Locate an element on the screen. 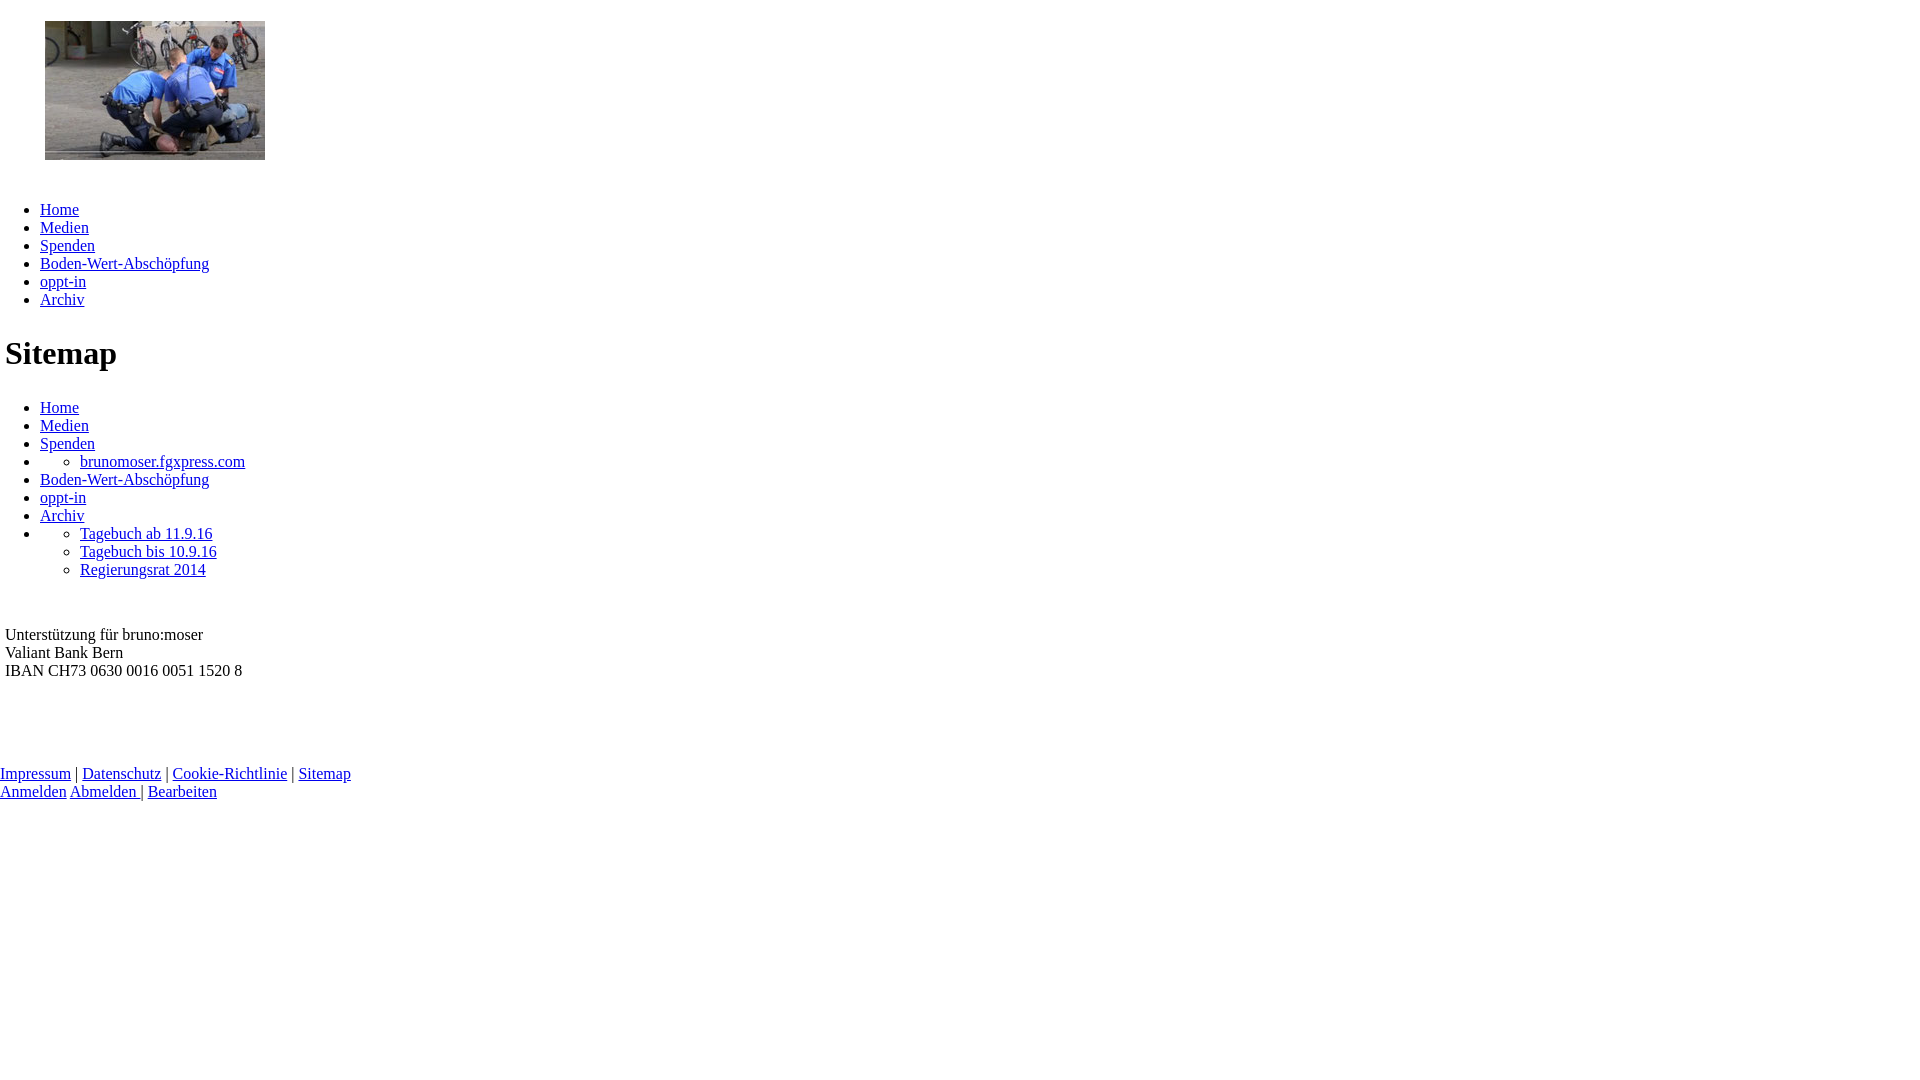 This screenshot has height=1080, width=1920. 'Datenschutz' is located at coordinates (120, 772).